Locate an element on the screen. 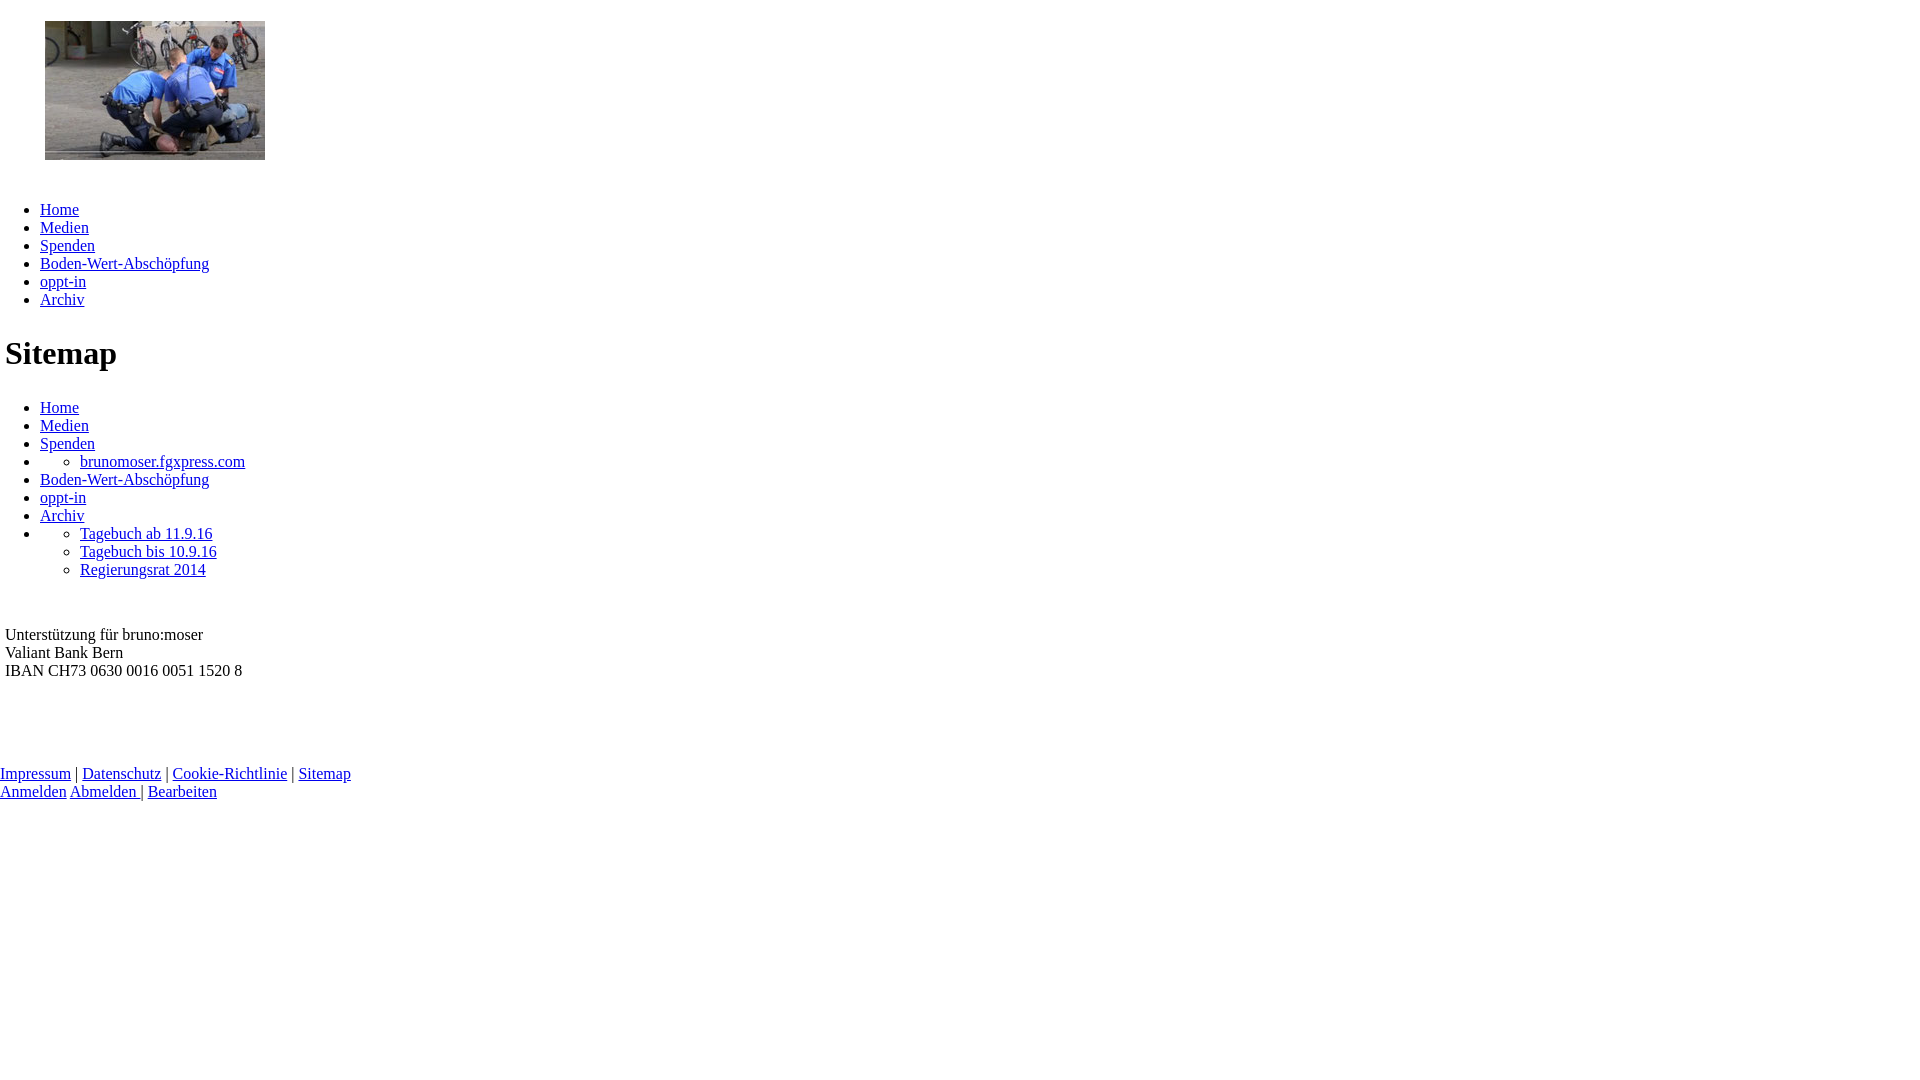 This screenshot has height=1080, width=1920. 'Datenschutz' is located at coordinates (120, 772).